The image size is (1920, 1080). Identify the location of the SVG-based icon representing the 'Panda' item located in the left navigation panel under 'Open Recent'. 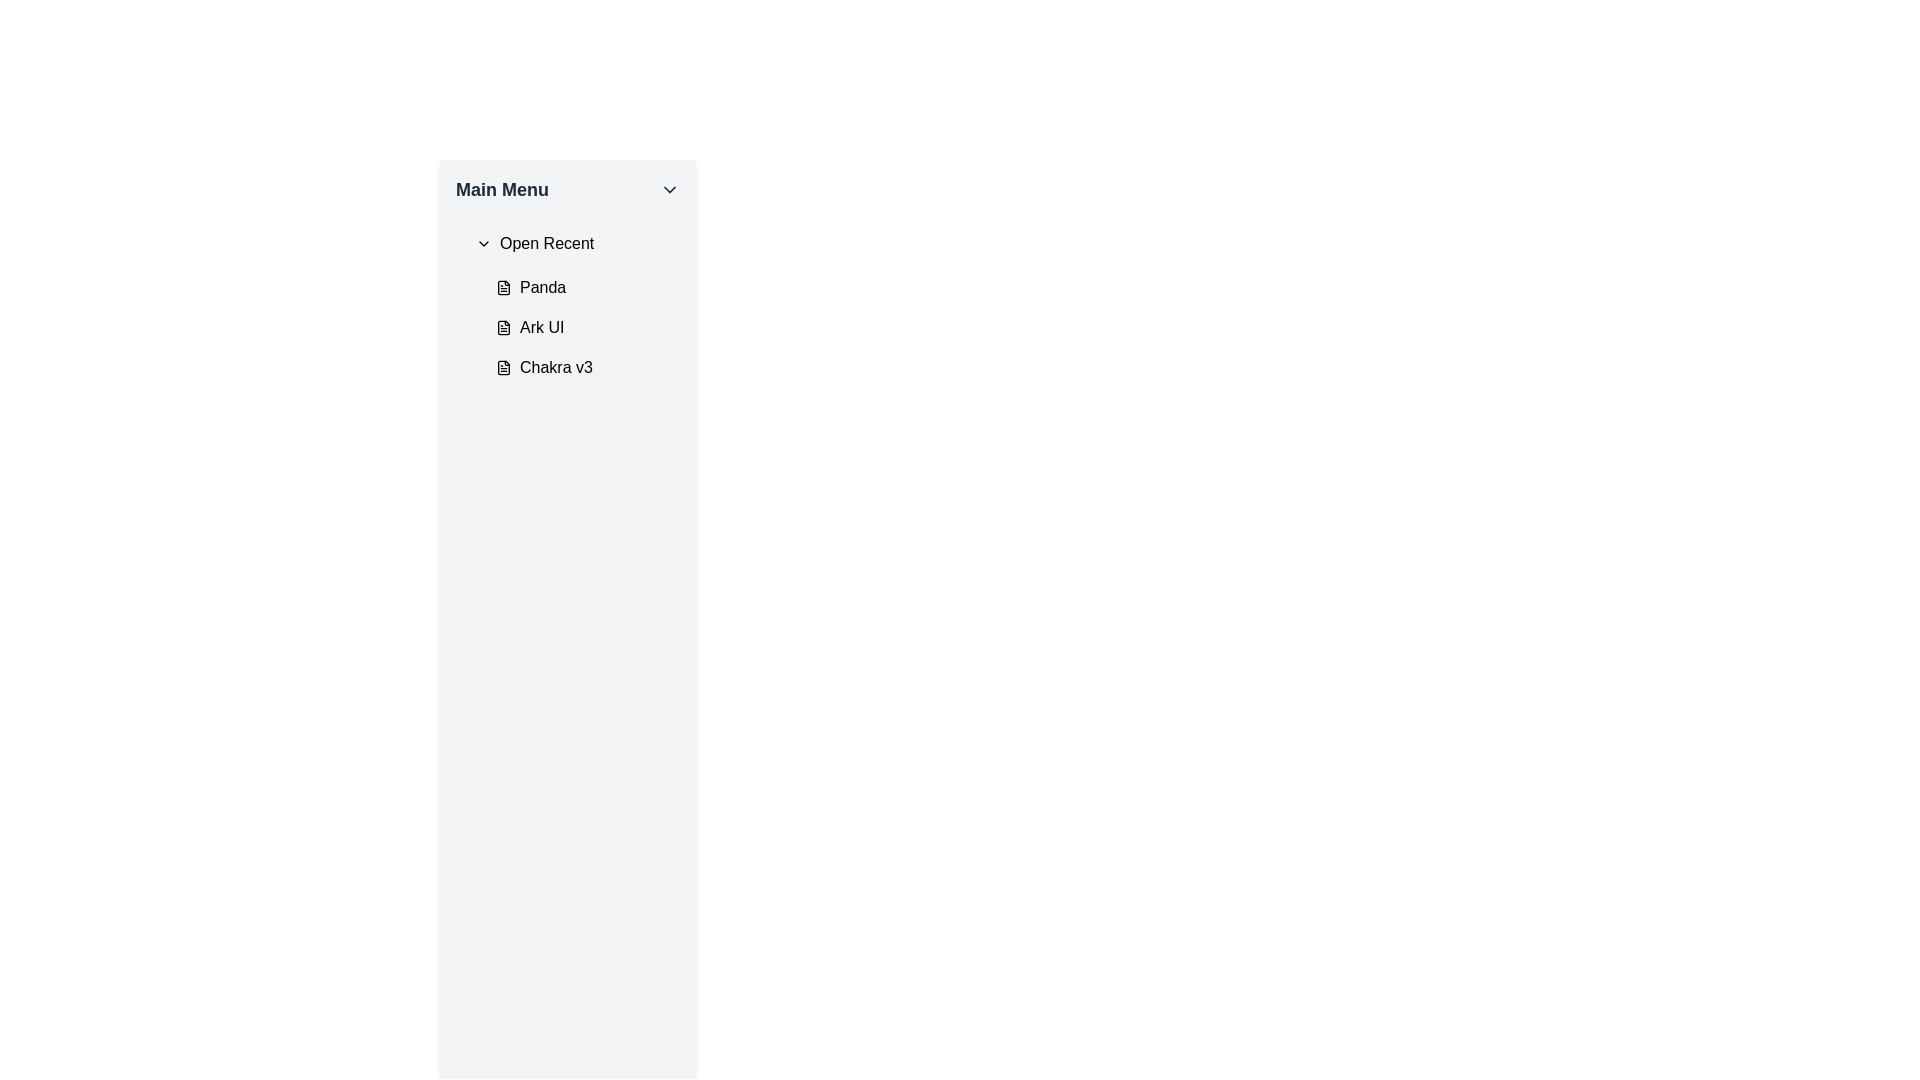
(504, 288).